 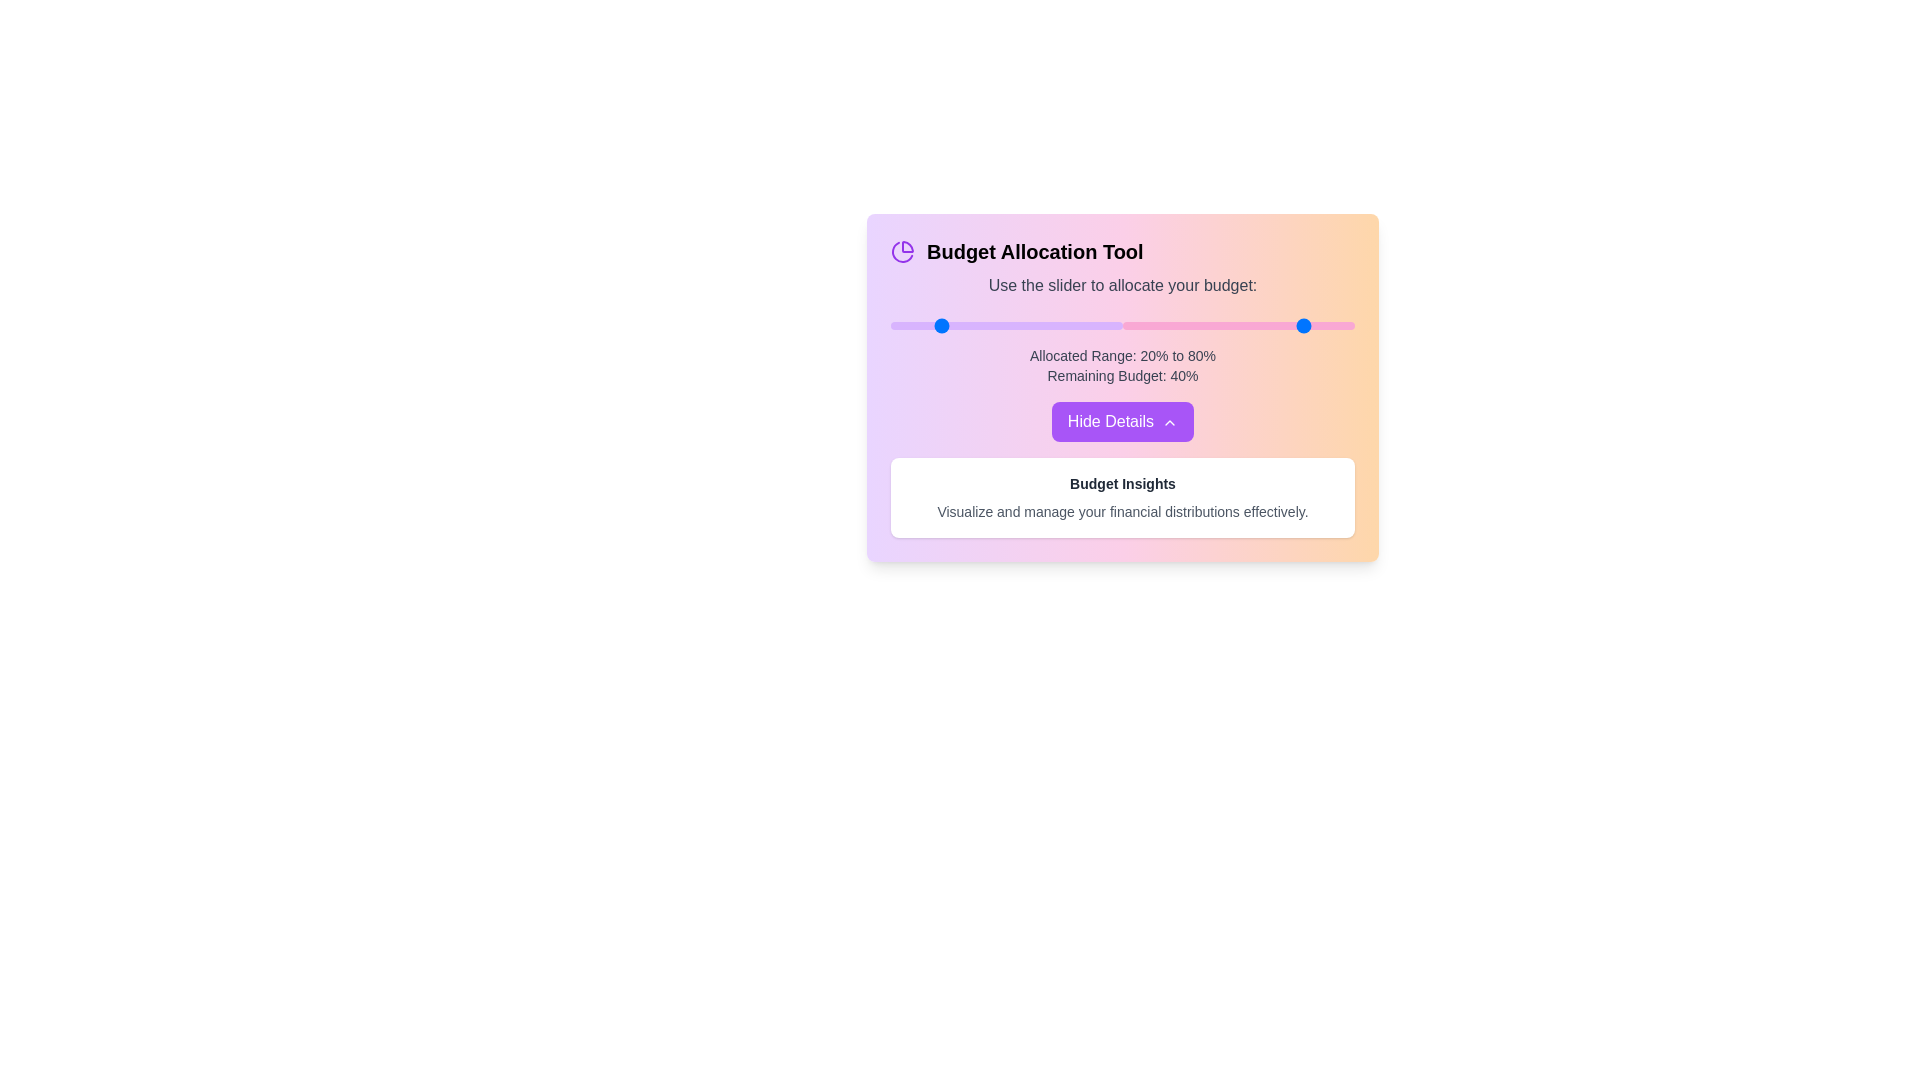 I want to click on the first slider to set the starting percentage to 9, so click(x=910, y=325).